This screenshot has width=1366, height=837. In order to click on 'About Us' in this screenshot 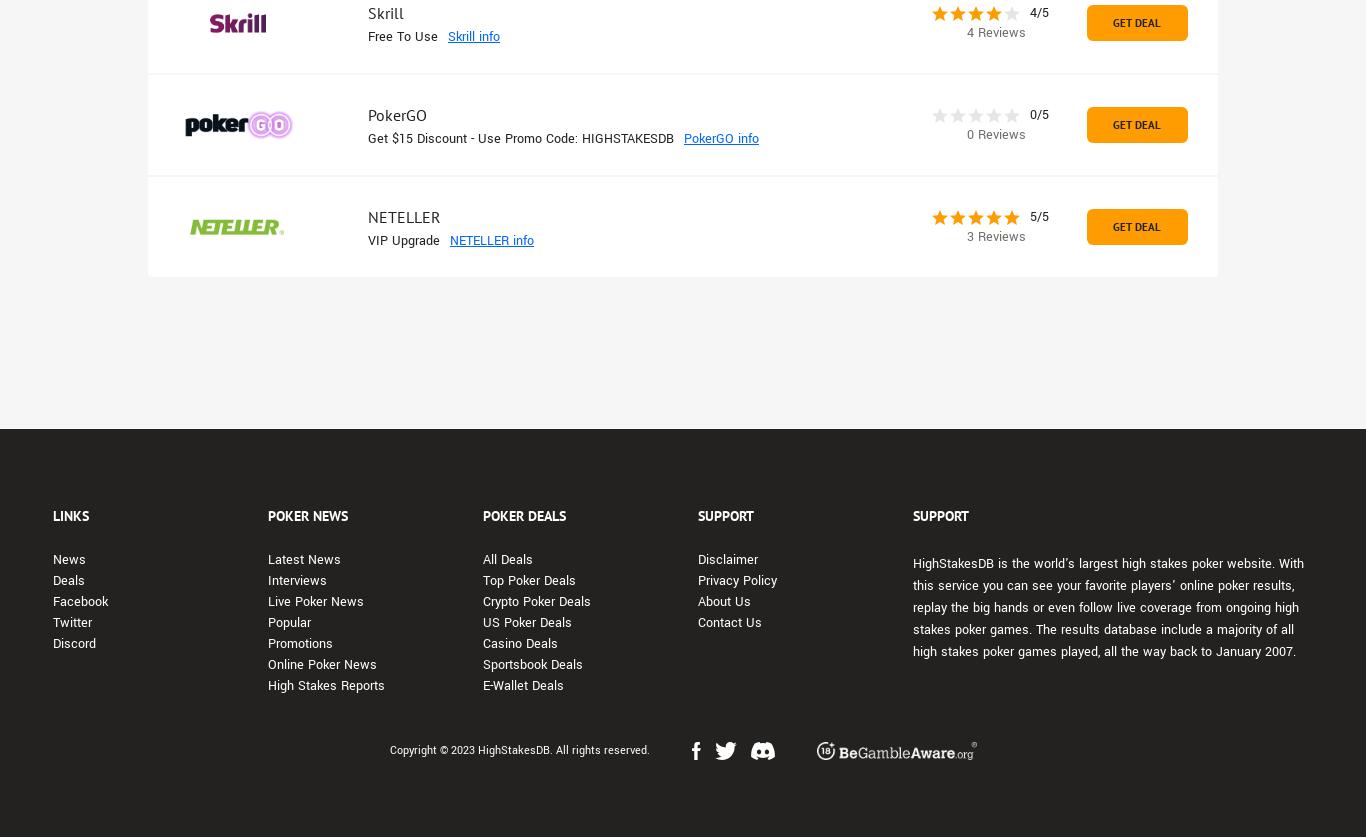, I will do `click(698, 600)`.